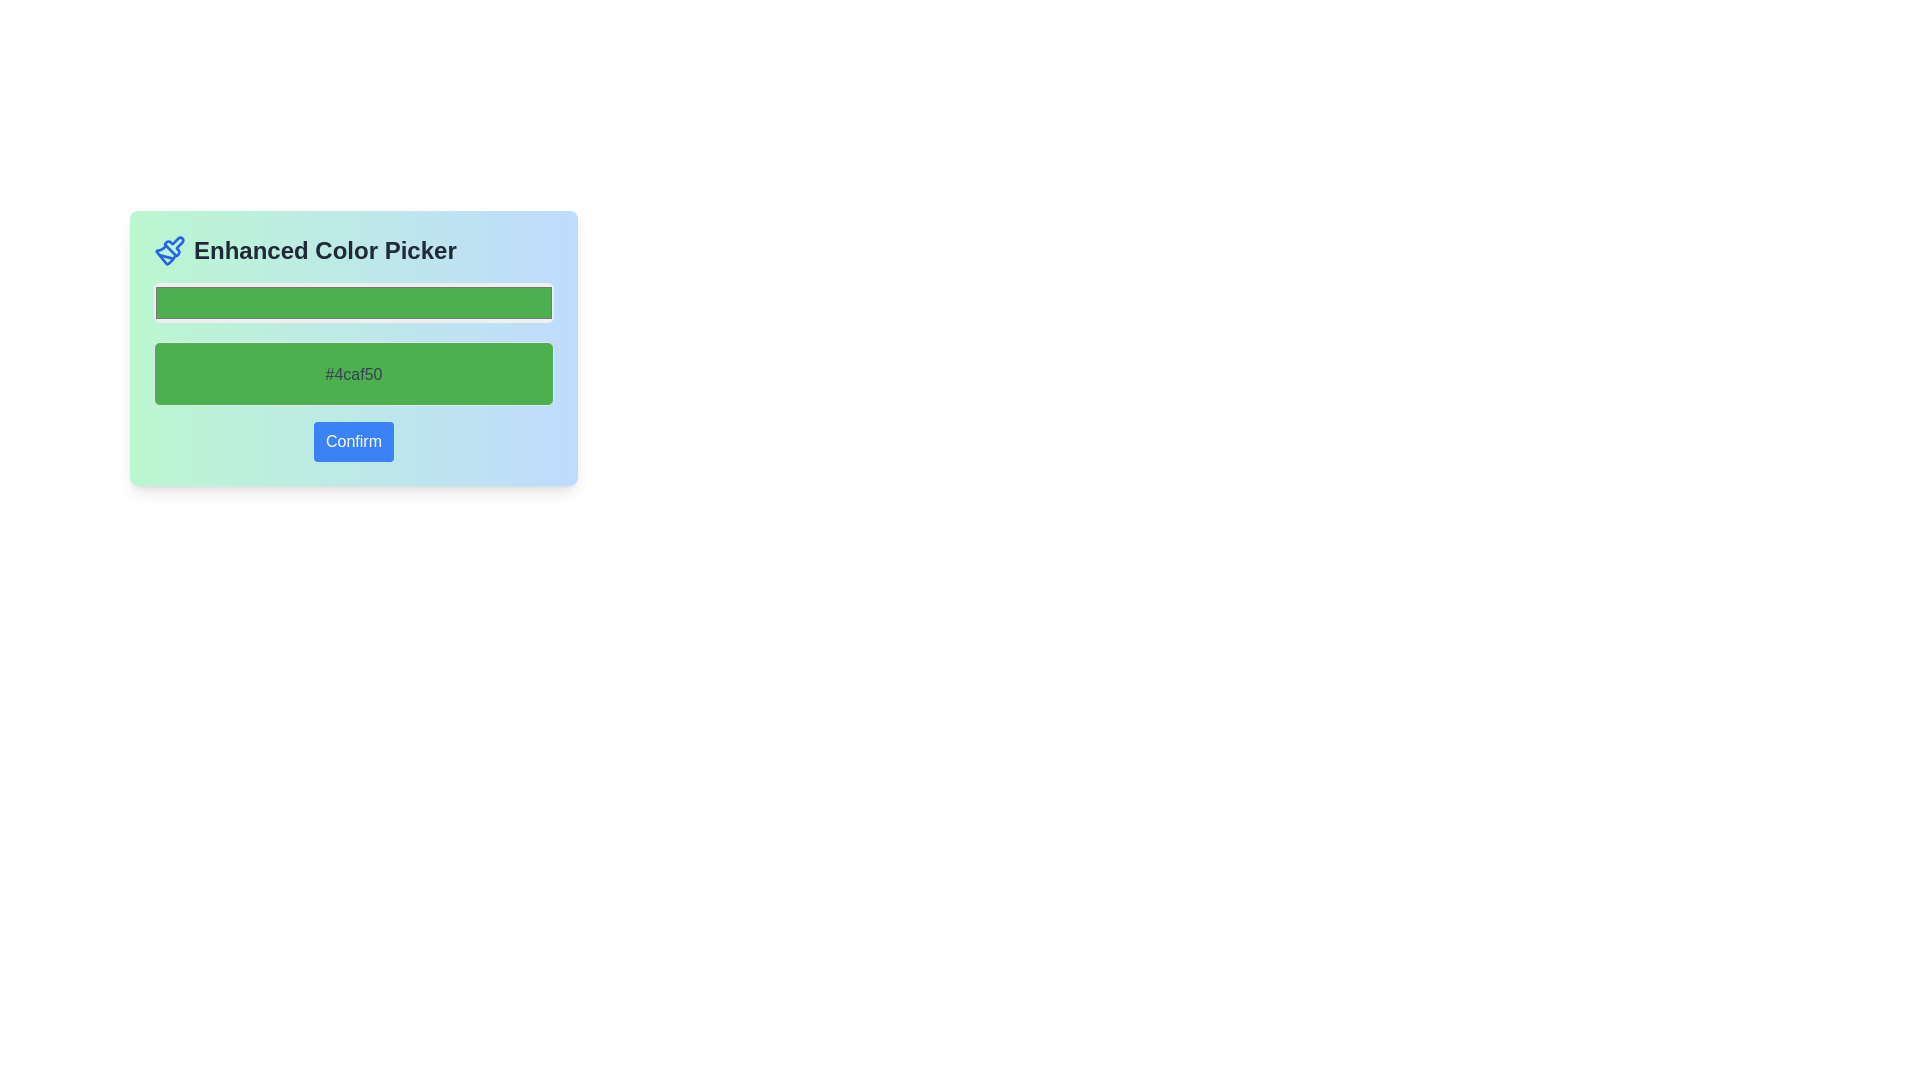 Image resolution: width=1920 pixels, height=1080 pixels. Describe the element at coordinates (354, 304) in the screenshot. I see `a new color from the palette by clicking on the green Color Selection Box located below the 'Enhanced Color Picker' heading` at that location.